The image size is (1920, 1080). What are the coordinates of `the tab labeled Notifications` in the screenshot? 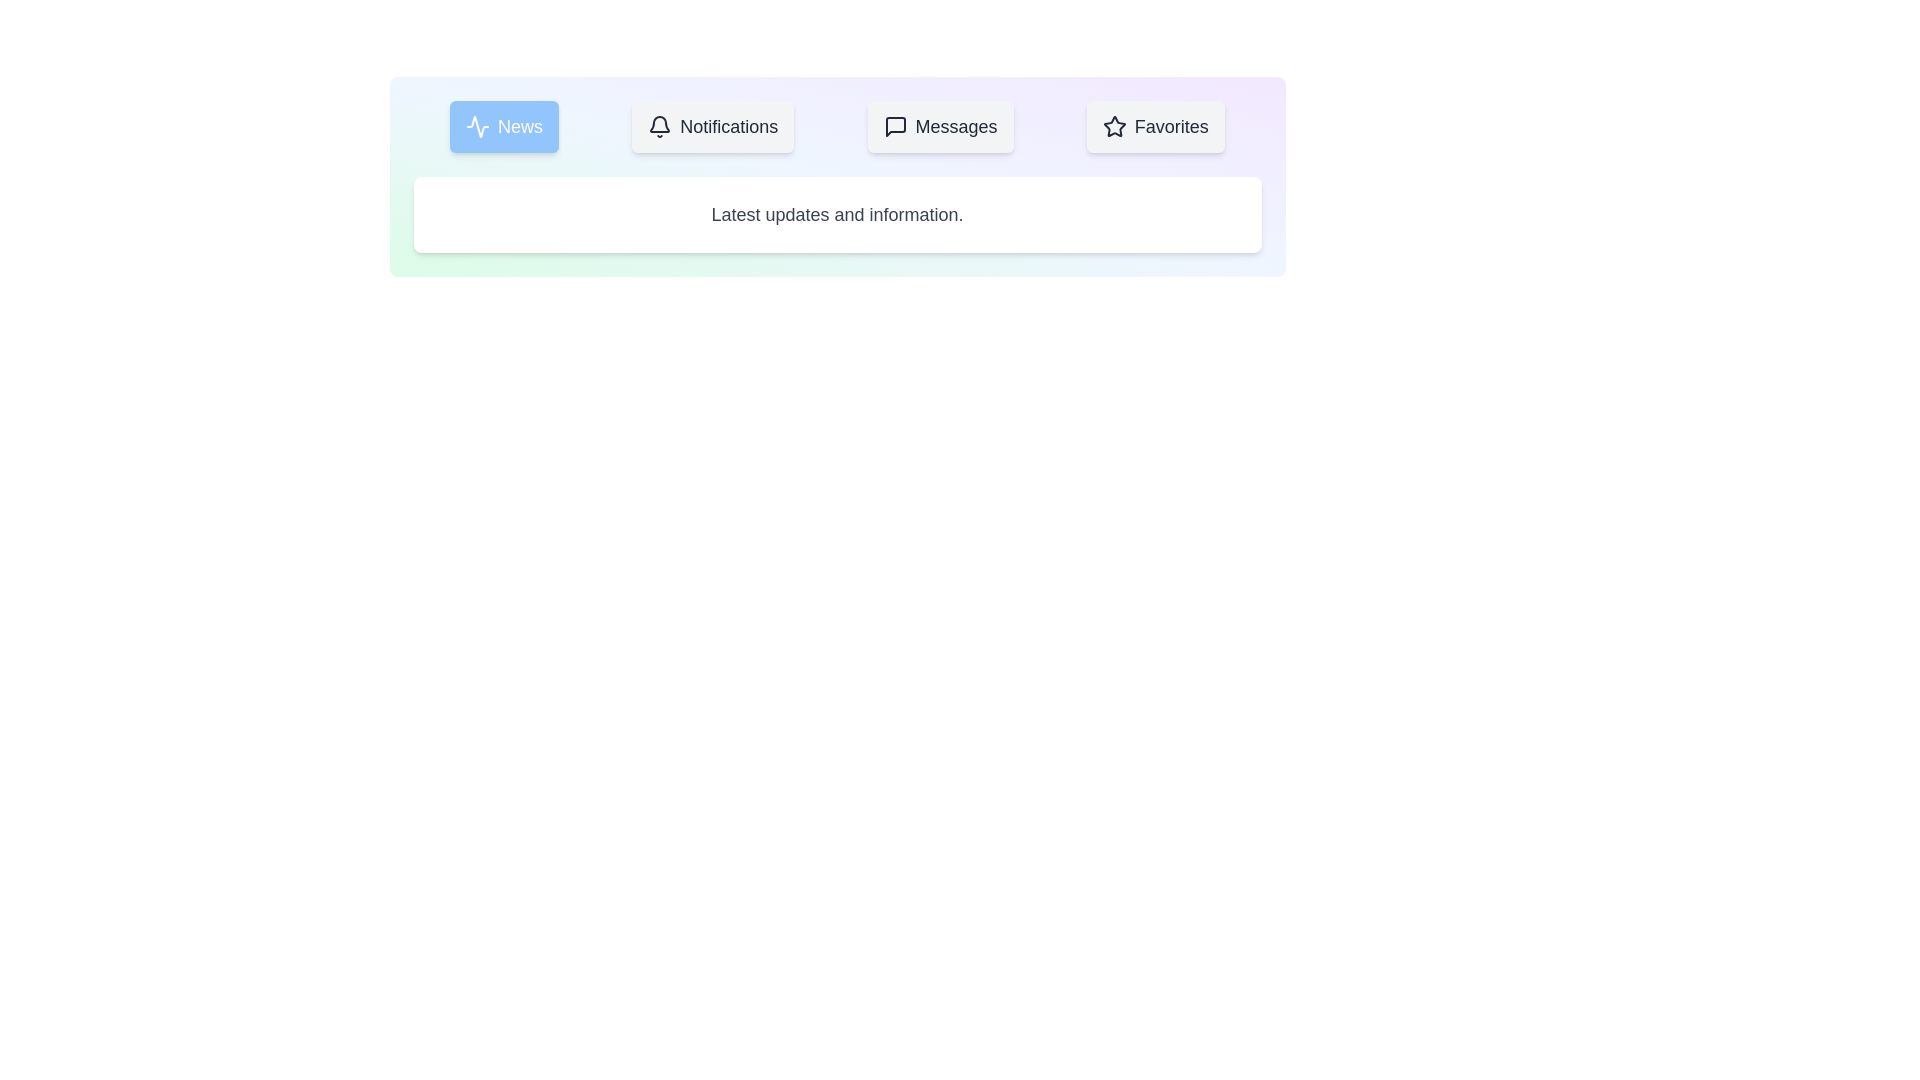 It's located at (713, 127).